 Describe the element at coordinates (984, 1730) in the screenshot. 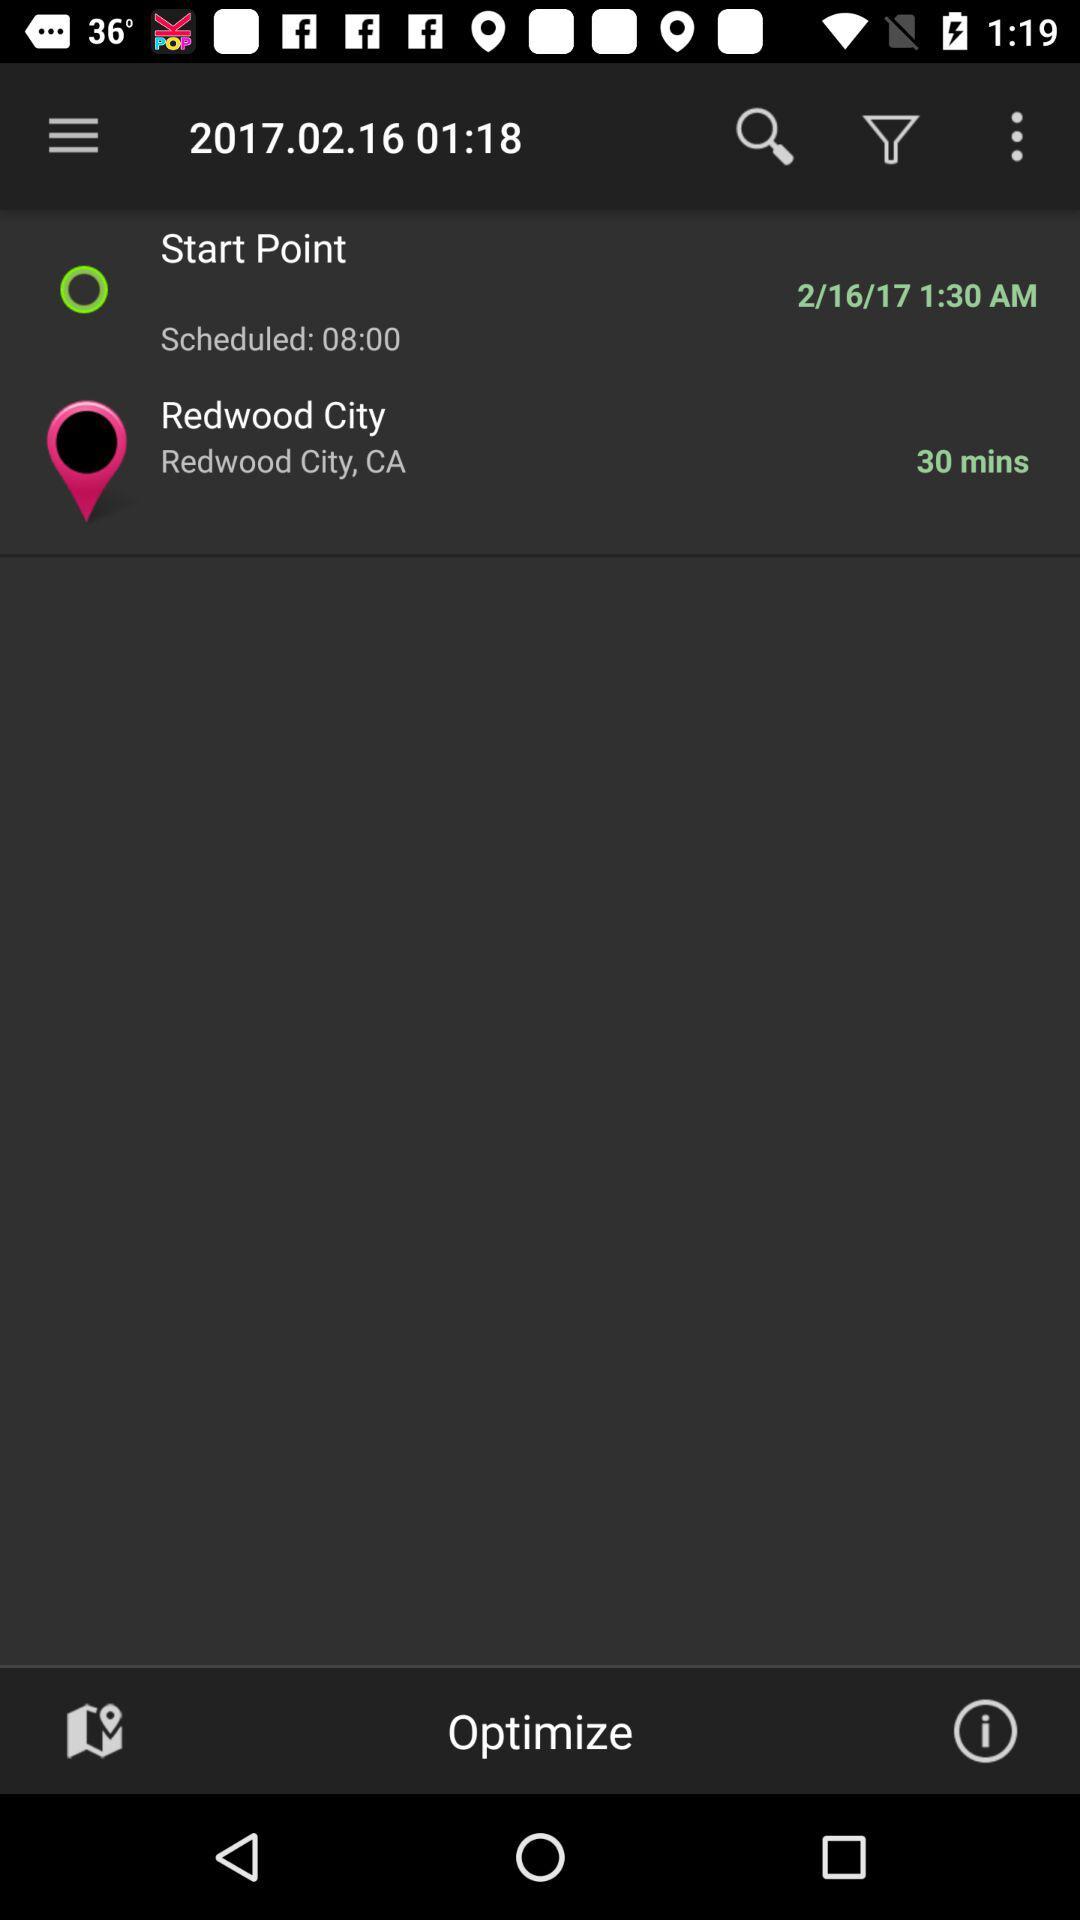

I see `info box` at that location.